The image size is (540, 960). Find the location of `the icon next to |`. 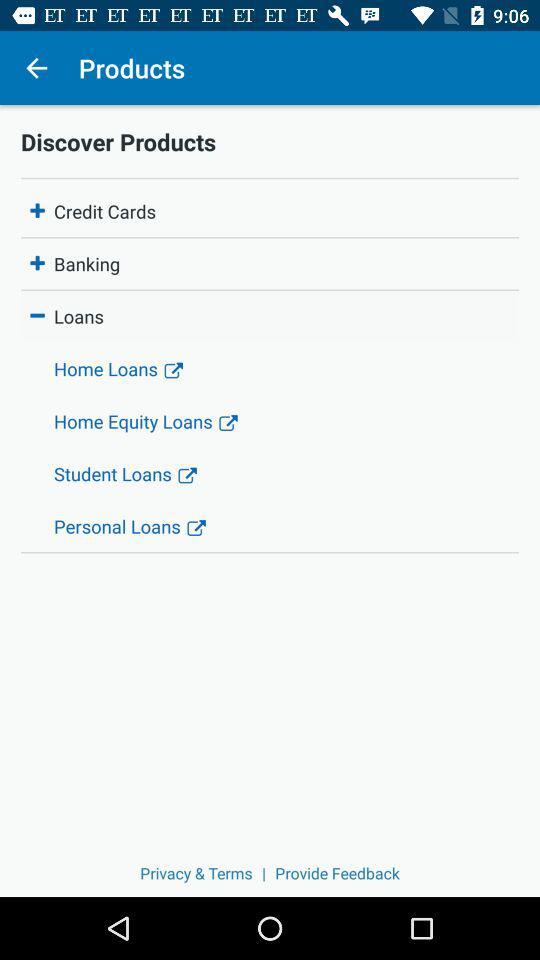

the icon next to | is located at coordinates (196, 872).